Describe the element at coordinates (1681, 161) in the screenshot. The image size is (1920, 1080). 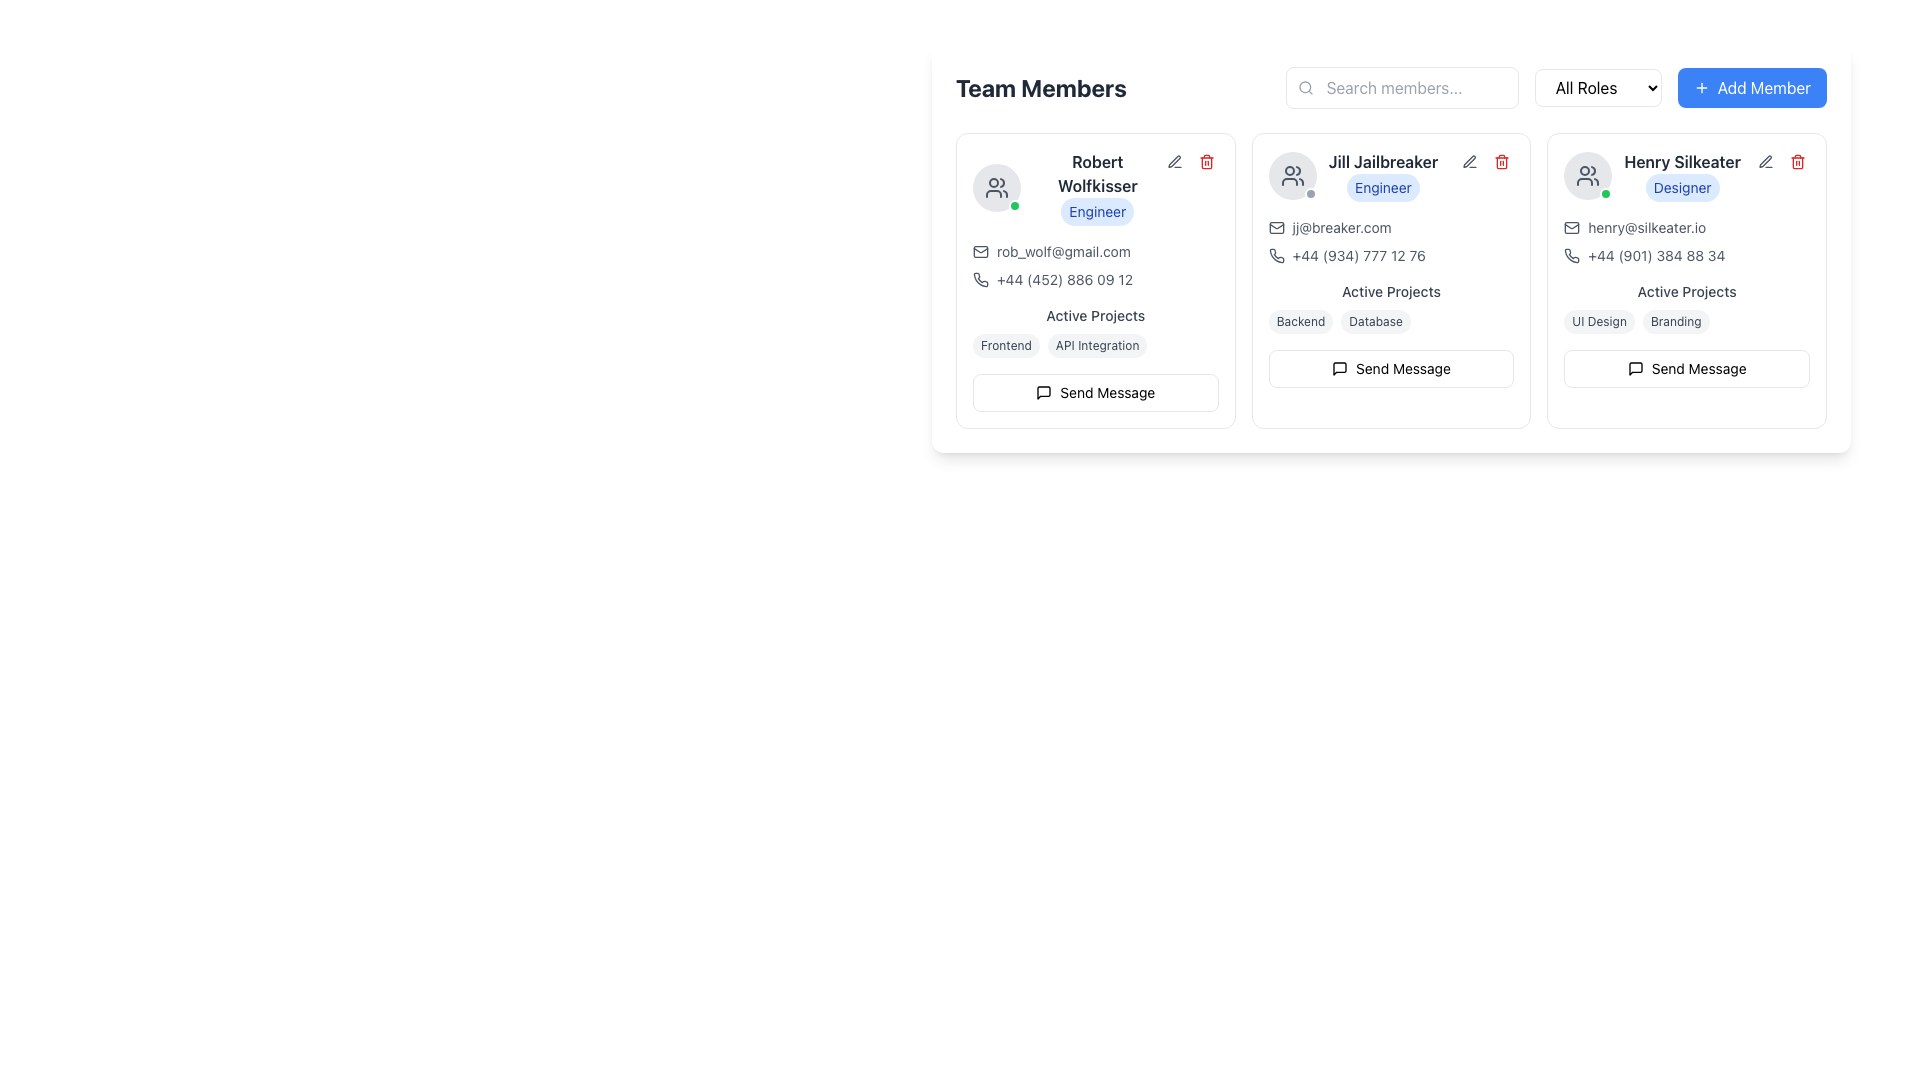
I see `the text label that identifies the user in the rightmost user card, positioned above the 'Designer' badge and below the profile image placeholder` at that location.